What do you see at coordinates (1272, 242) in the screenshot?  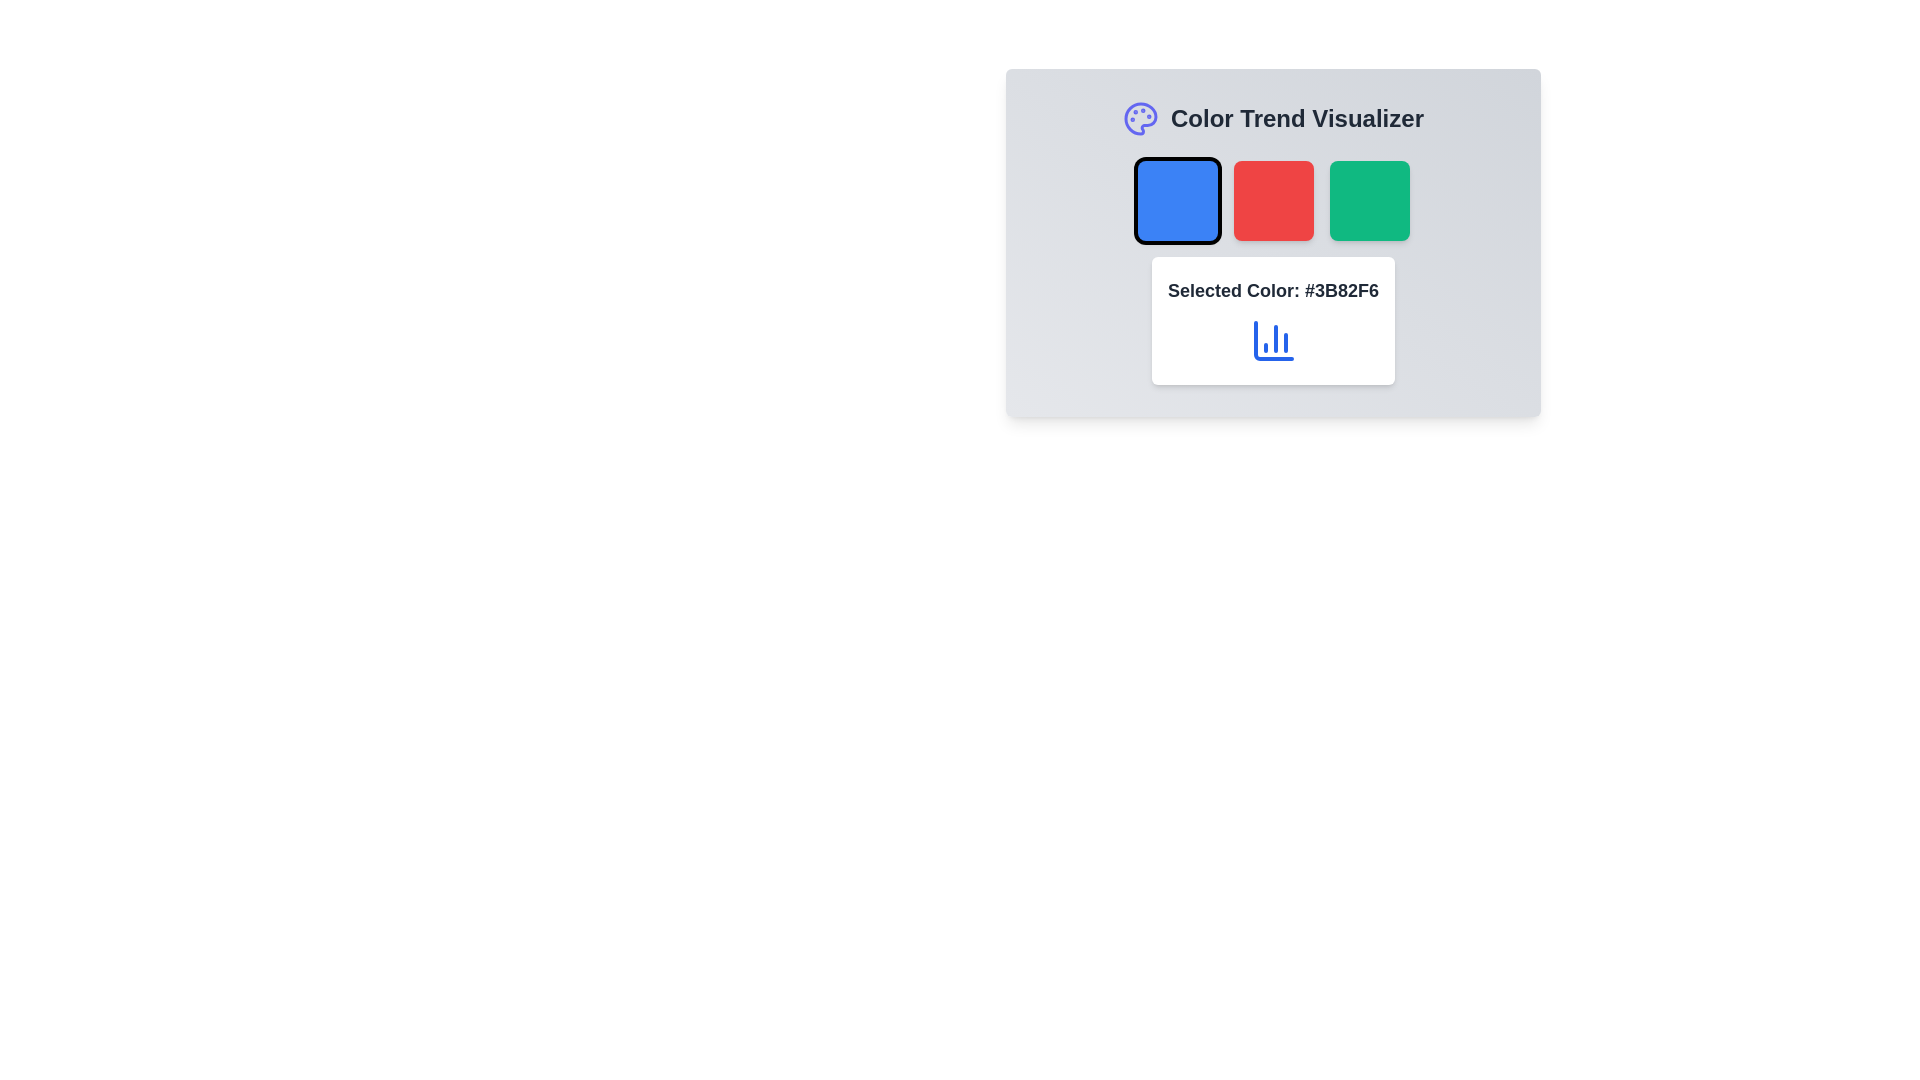 I see `the panel element with a gradient background and rounded edges, displaying 'Color Trend Visualizer' text at the top-center` at bounding box center [1272, 242].